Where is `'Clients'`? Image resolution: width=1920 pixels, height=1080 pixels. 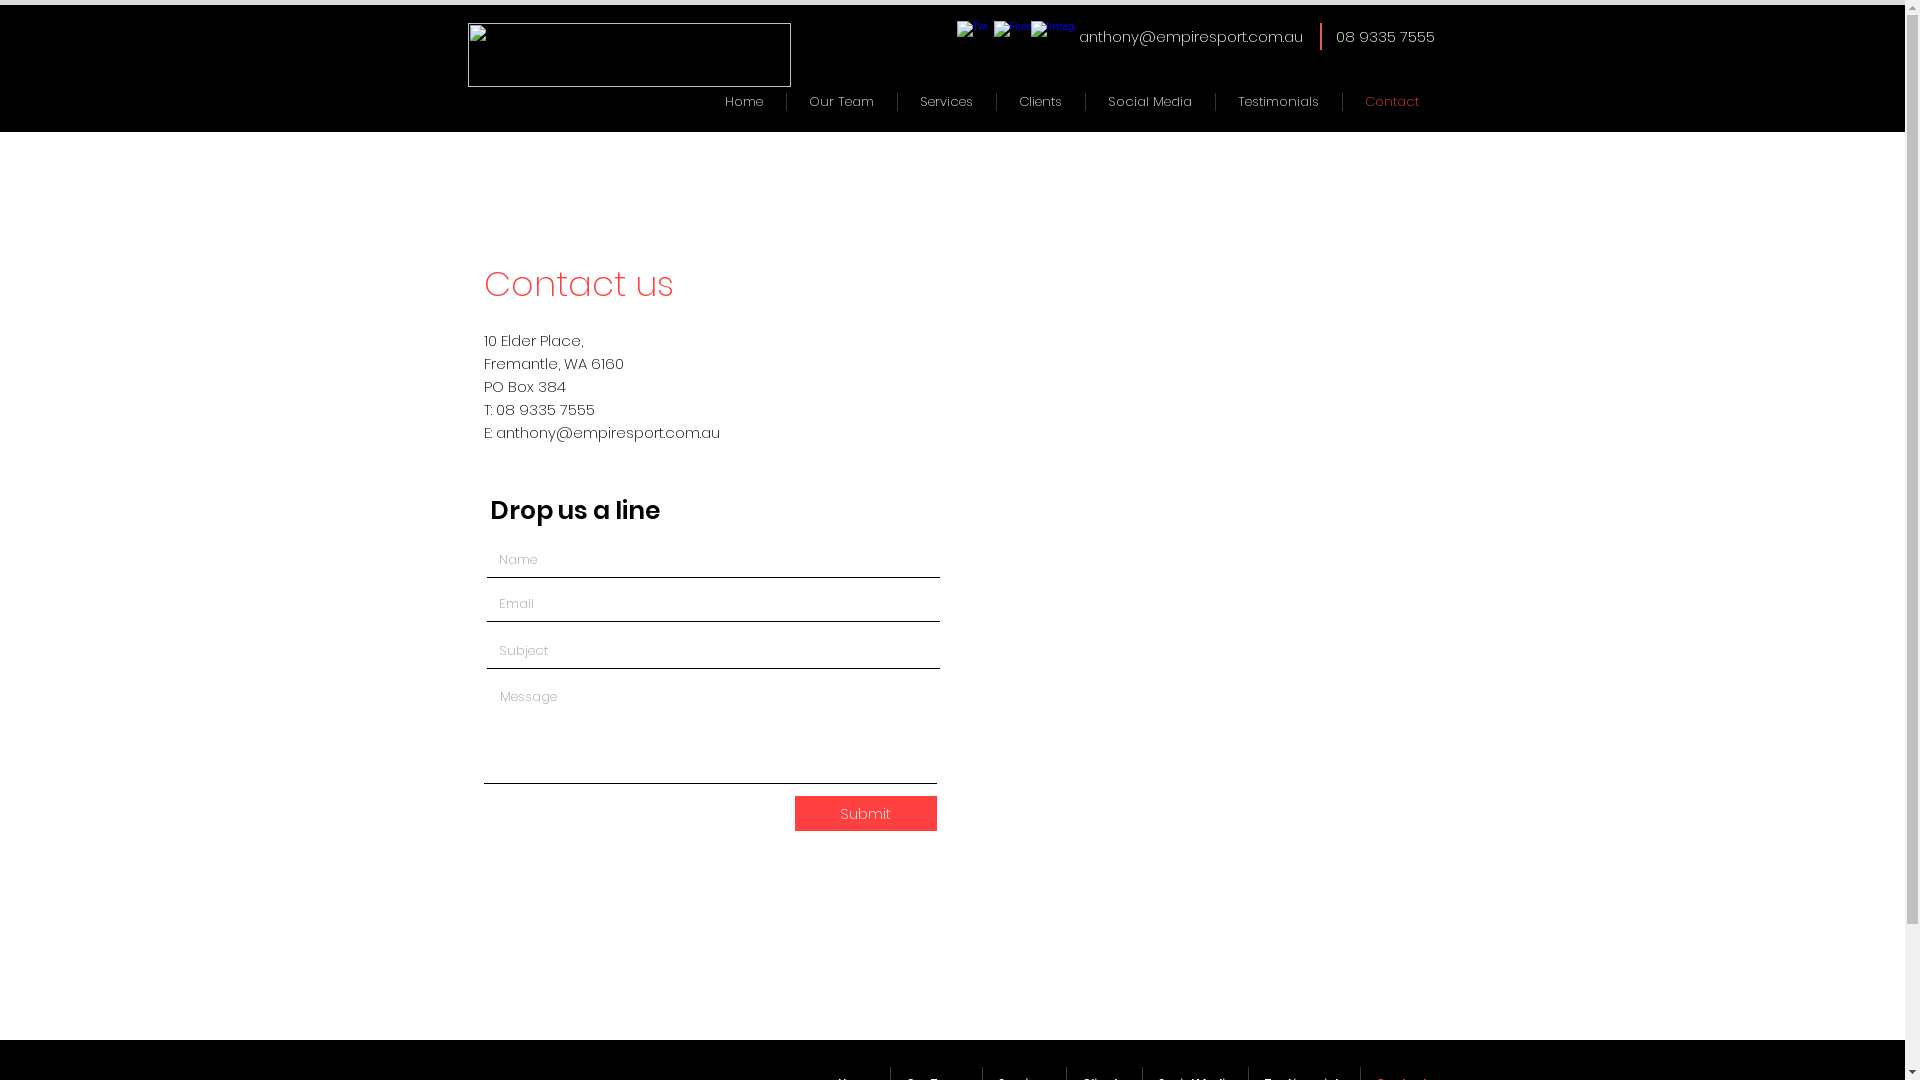
'Clients' is located at coordinates (1040, 101).